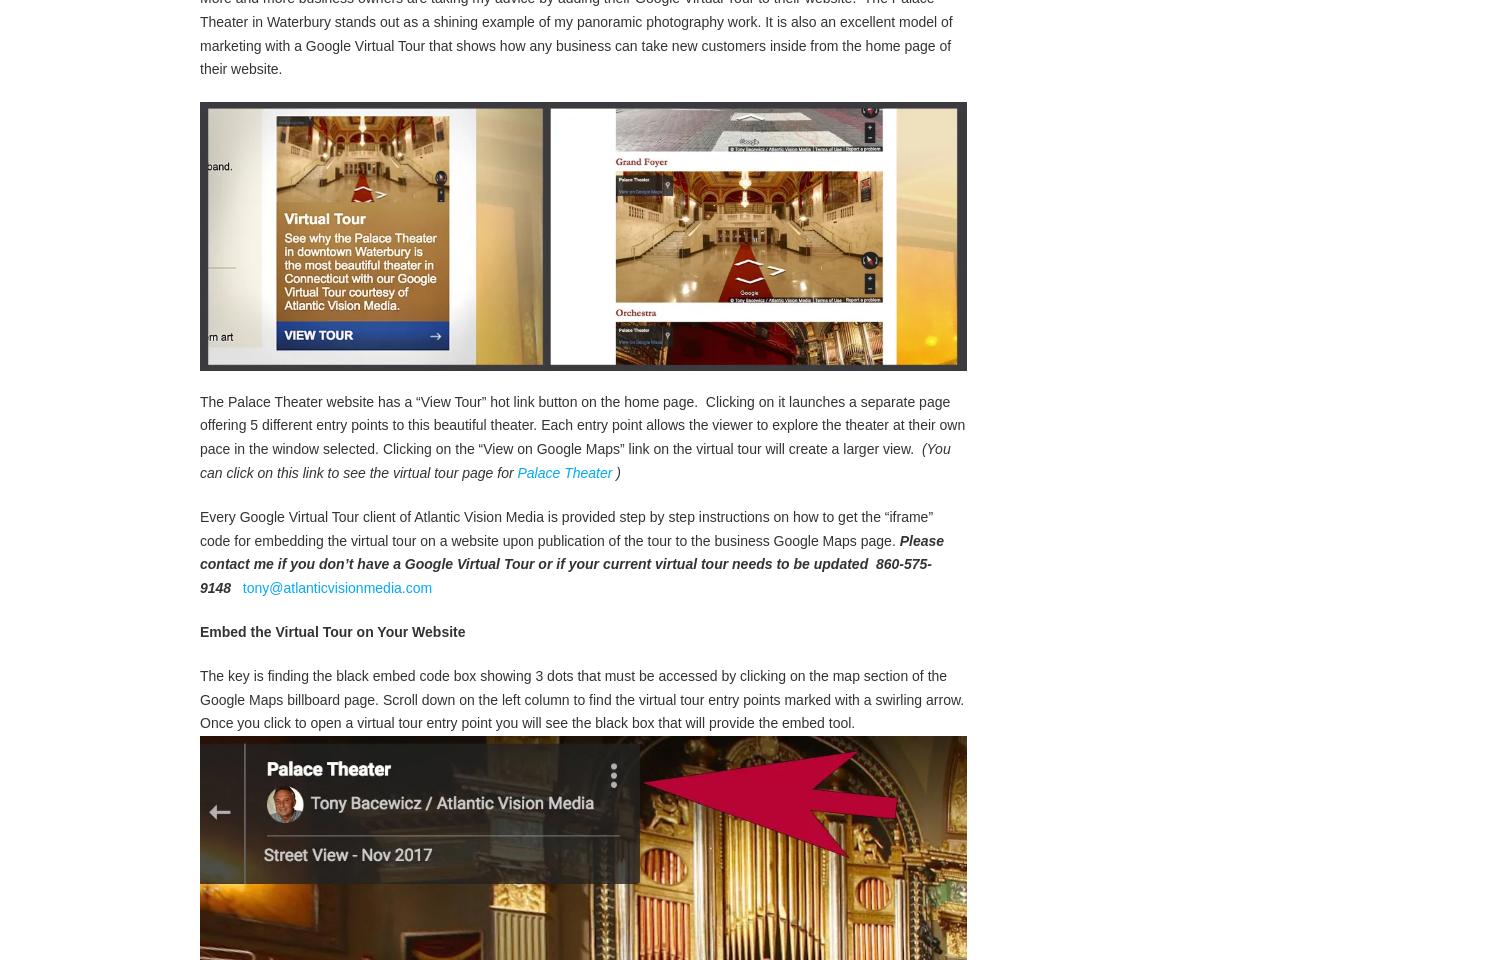 The image size is (1500, 960). What do you see at coordinates (581, 446) in the screenshot?
I see `'The Palace Theater website has a “View Tour” hot link button on the home page.  Clicking on it launches a separate page offering 5 different entry points to this beautiful theater. Each entry point allows the viewer to explore the theater at their own pace in the window selected. Clicking on the “View on Google Maps” link on the virtual tour will create a larger view.'` at bounding box center [581, 446].